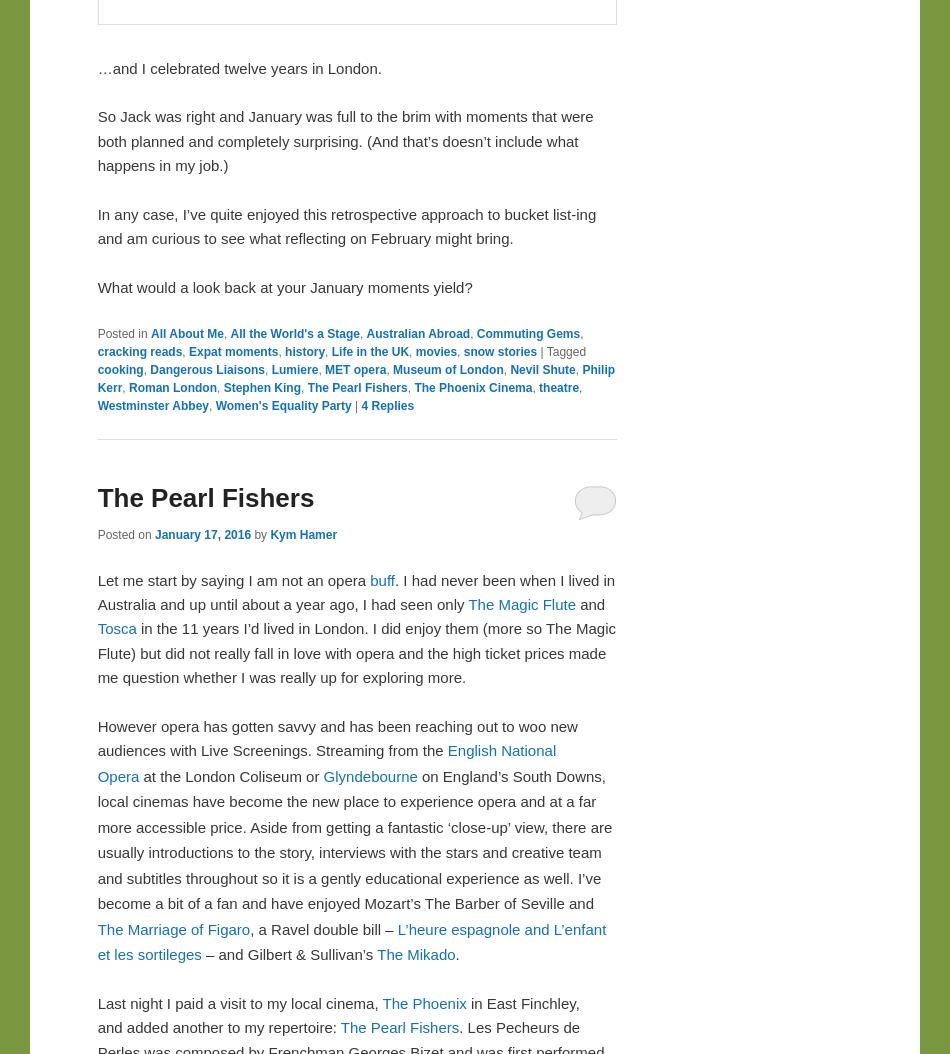  I want to click on 'Commuting Gems', so click(528, 332).